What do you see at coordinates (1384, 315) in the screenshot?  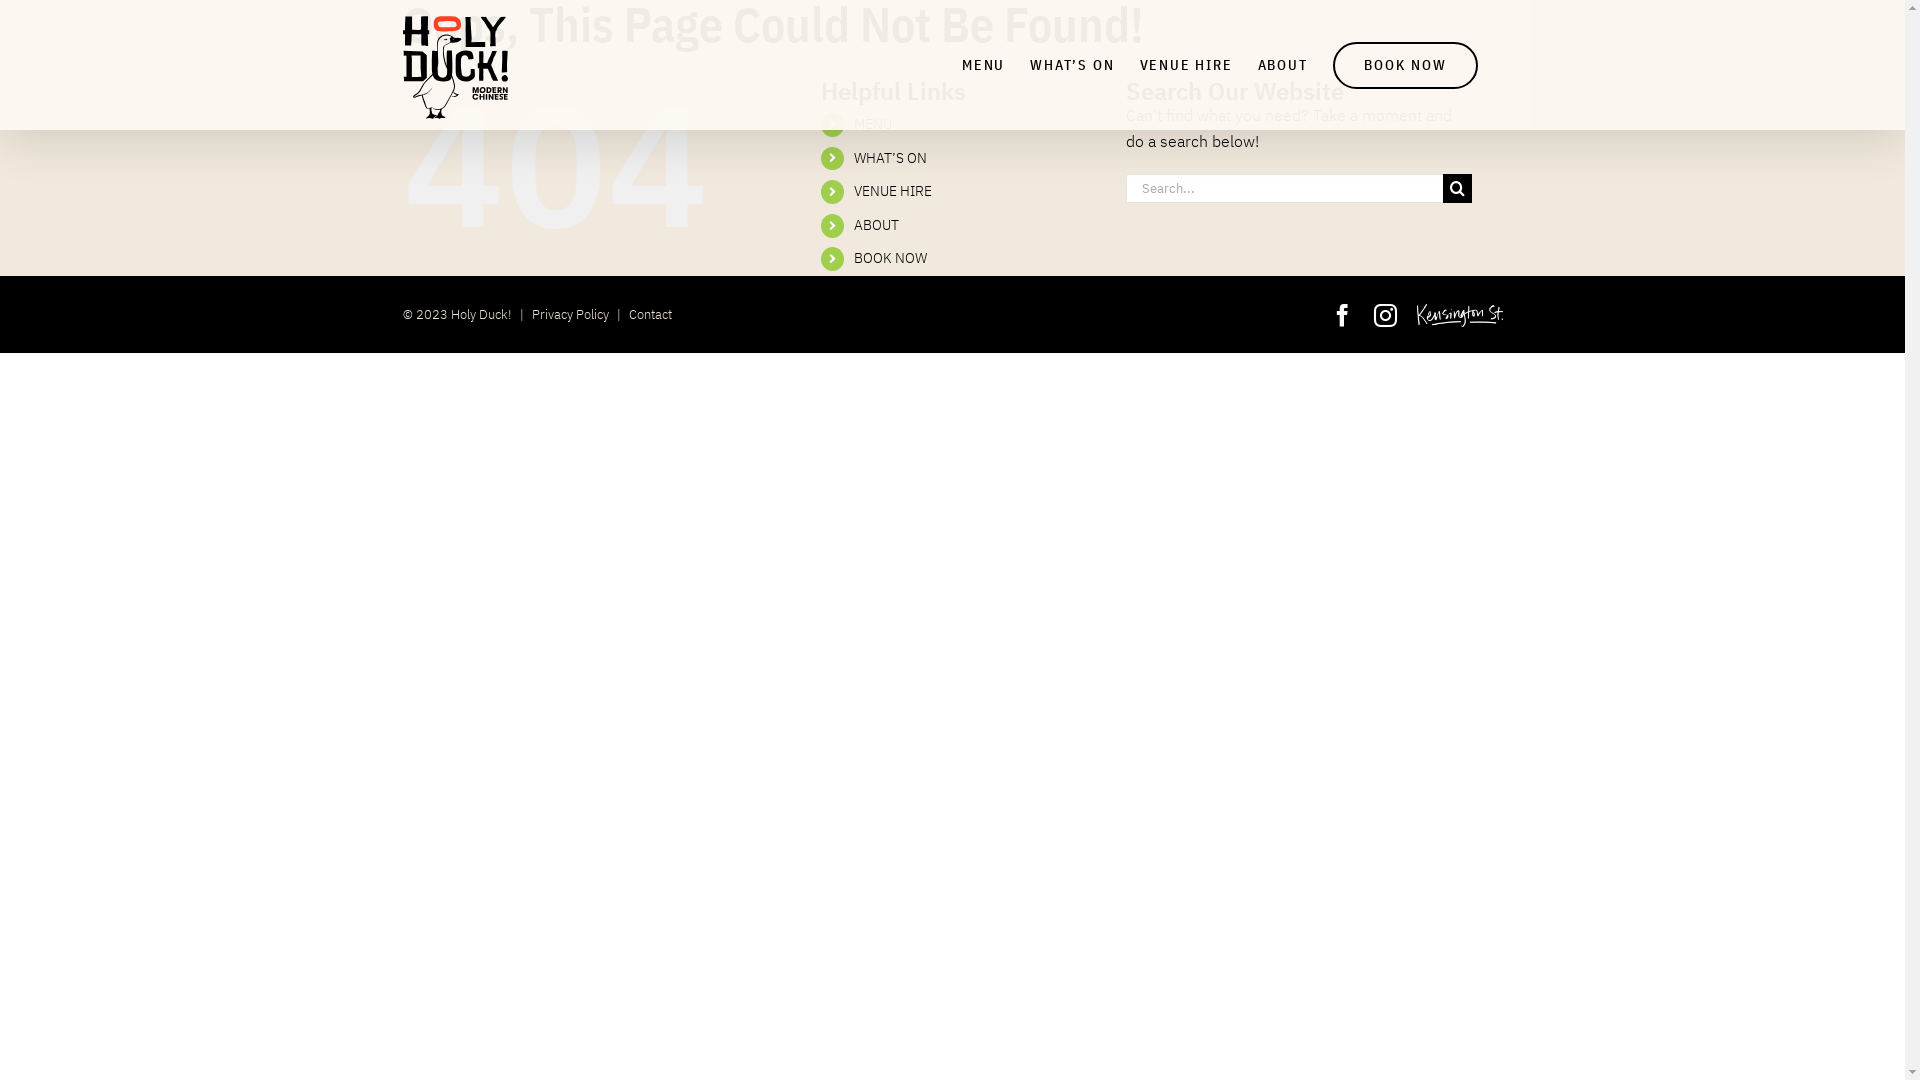 I see `'Instagram'` at bounding box center [1384, 315].